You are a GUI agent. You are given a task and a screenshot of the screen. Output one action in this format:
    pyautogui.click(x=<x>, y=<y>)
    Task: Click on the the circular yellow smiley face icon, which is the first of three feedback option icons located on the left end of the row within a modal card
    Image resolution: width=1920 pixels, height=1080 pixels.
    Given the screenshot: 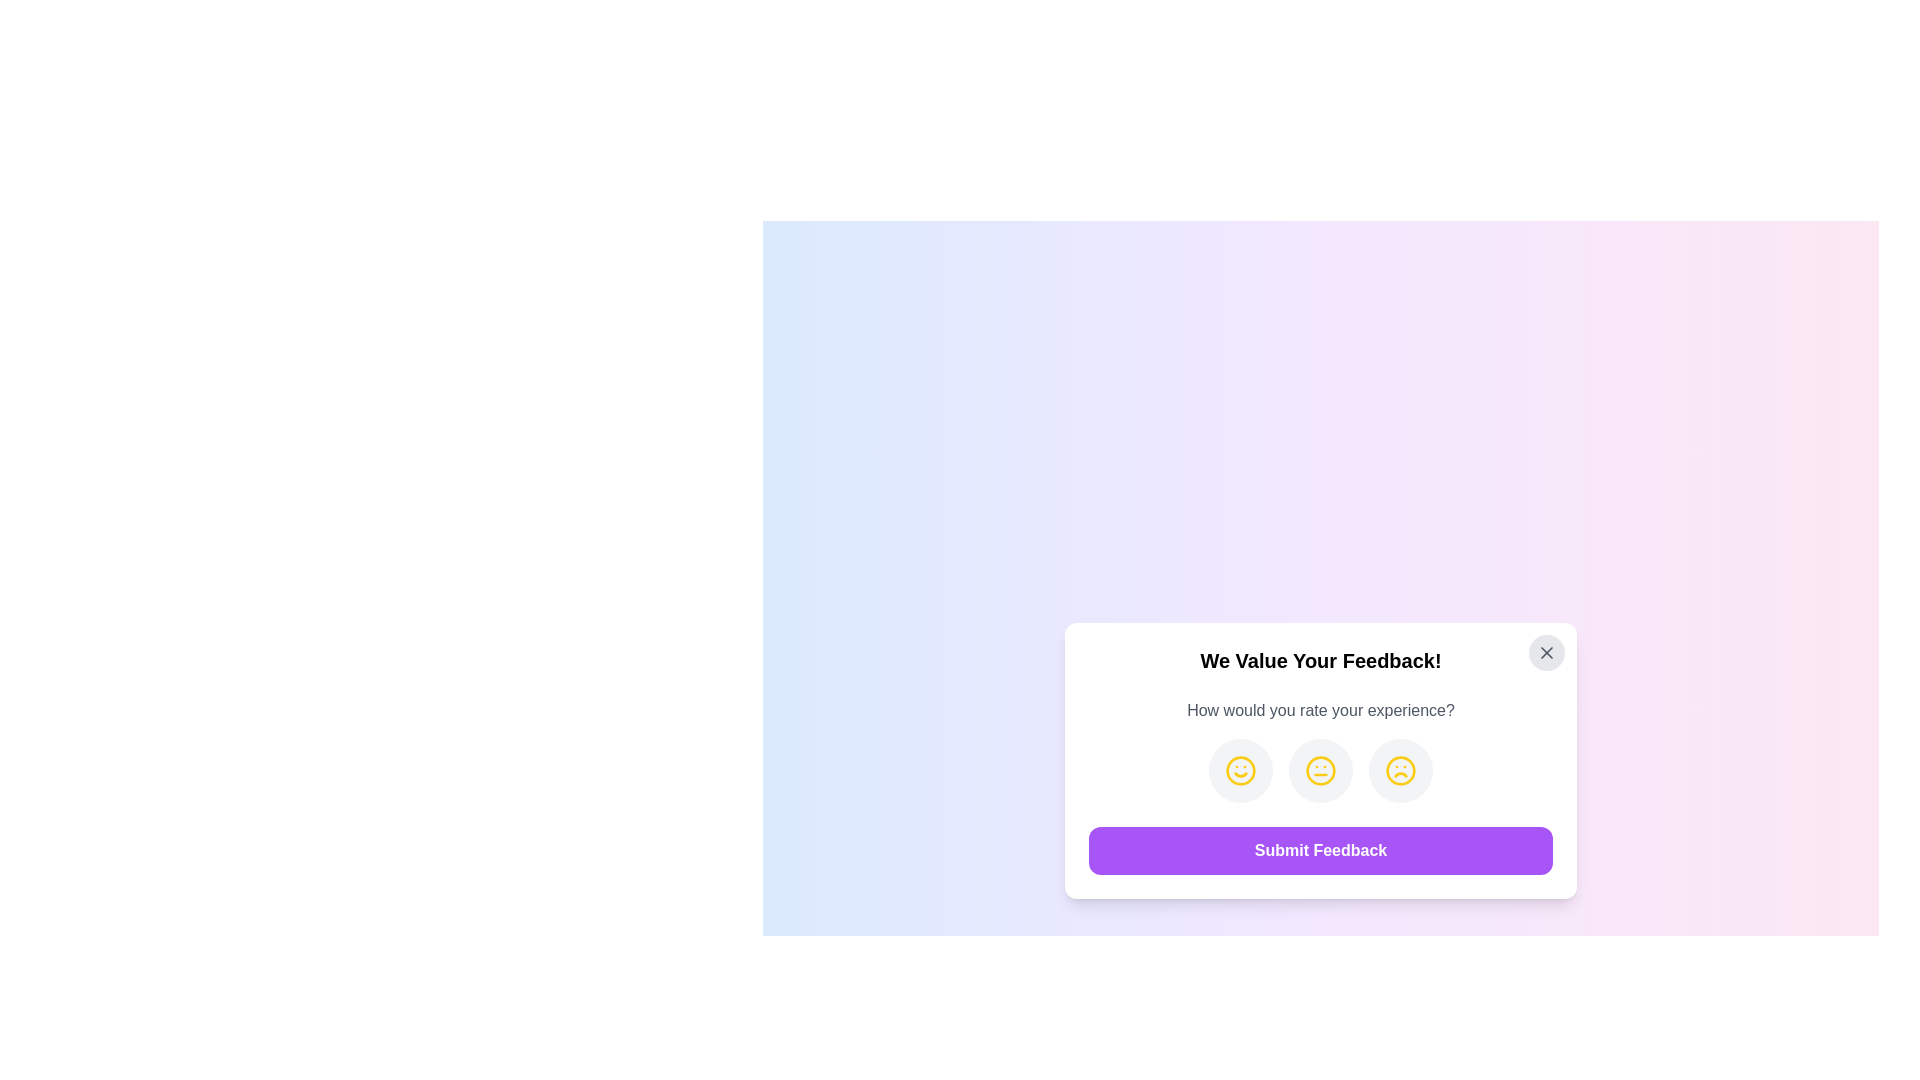 What is the action you would take?
    pyautogui.click(x=1240, y=770)
    